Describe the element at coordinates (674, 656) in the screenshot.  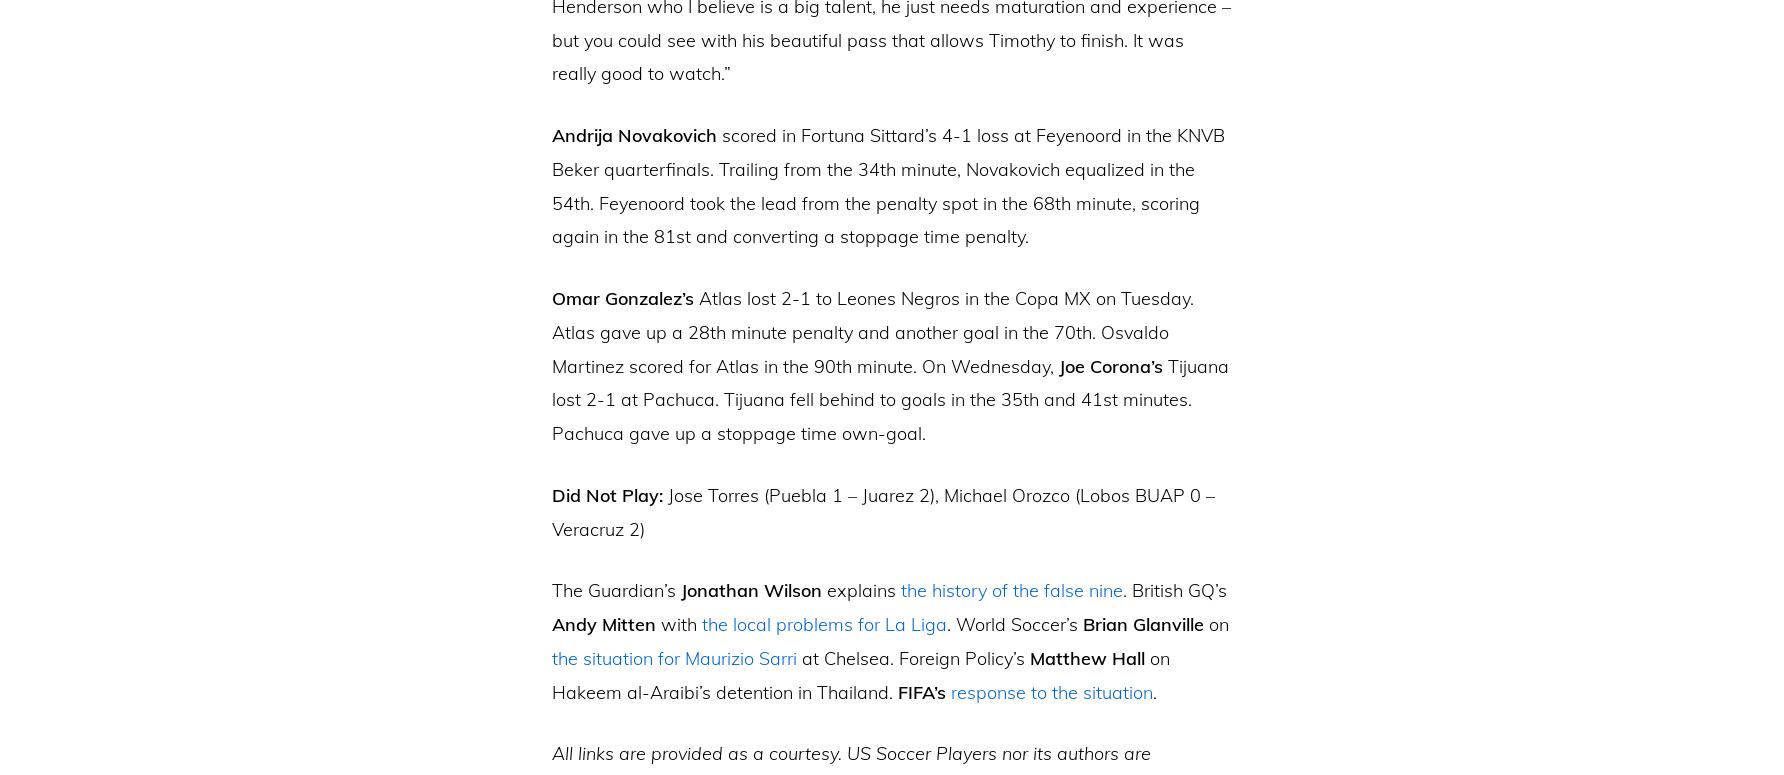
I see `'the situation for Maurizio Sarri'` at that location.